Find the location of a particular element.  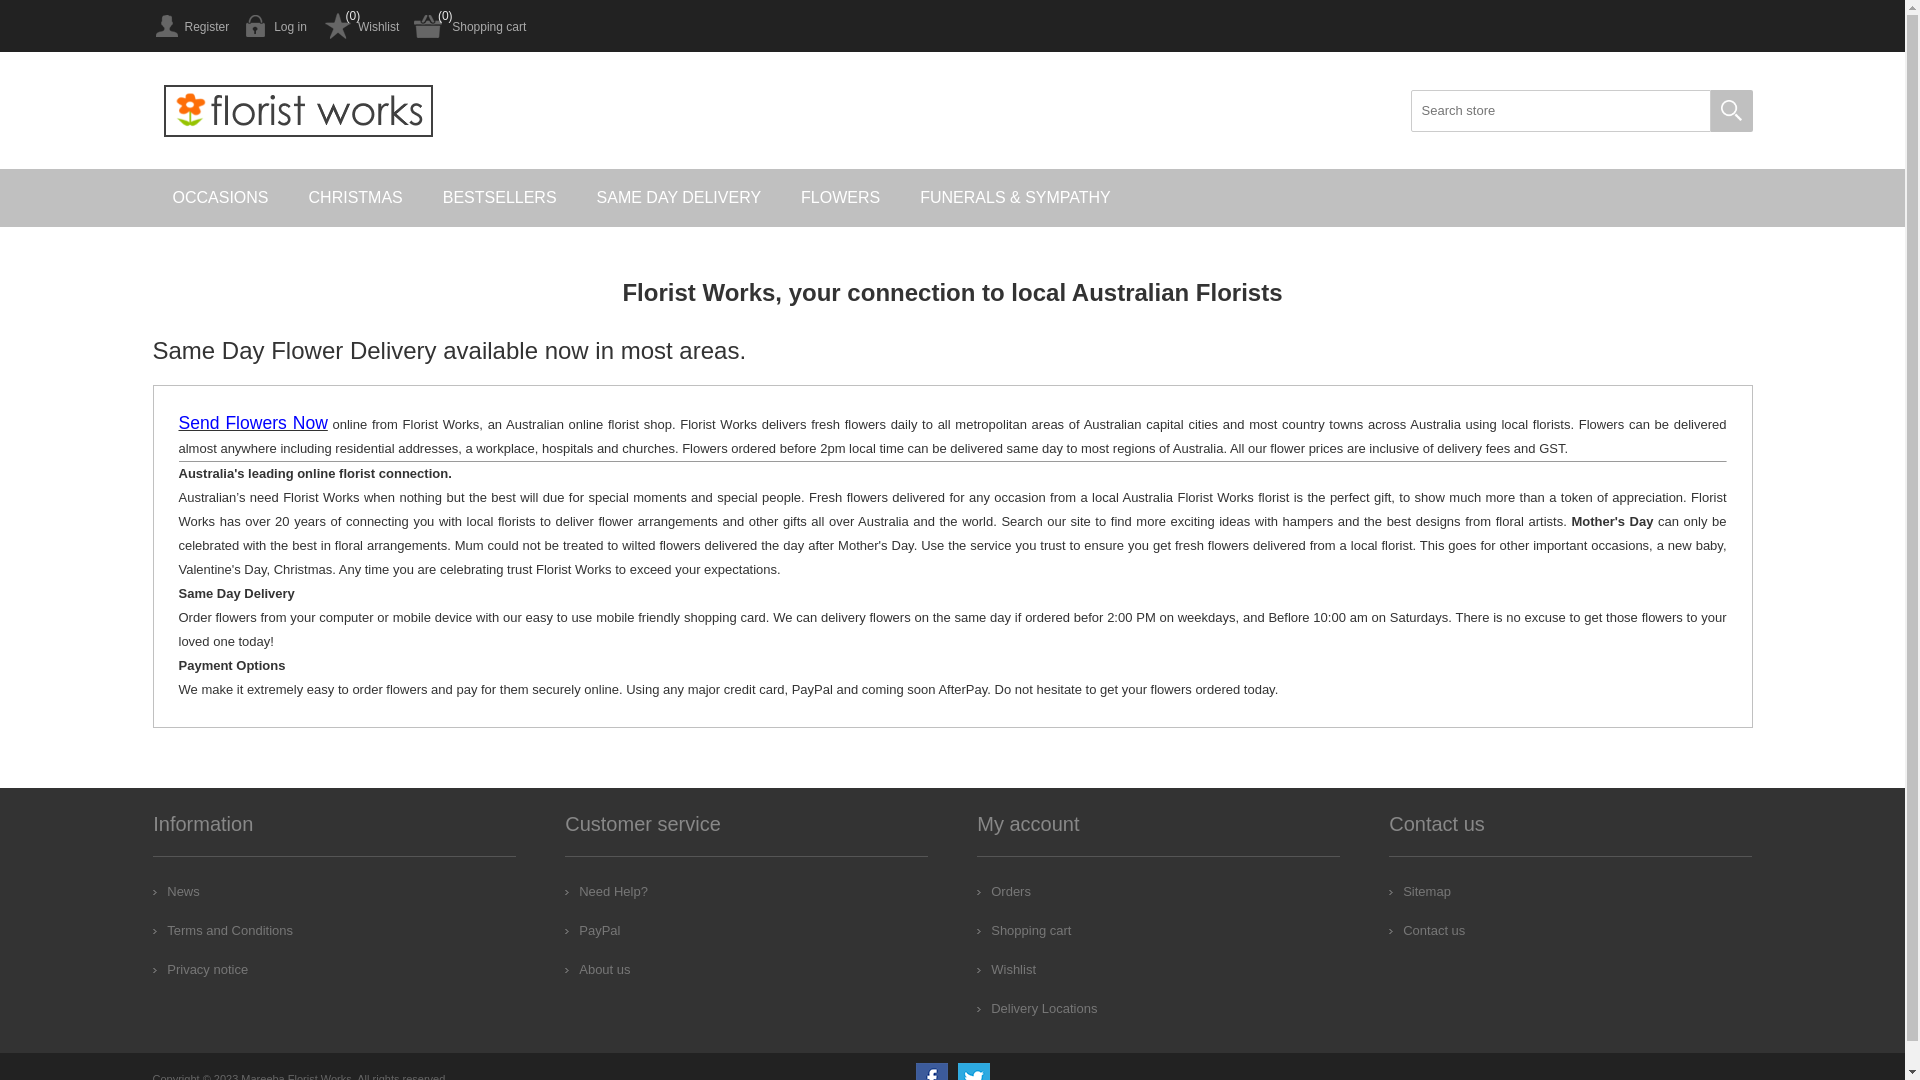

'Search' is located at coordinates (1730, 111).